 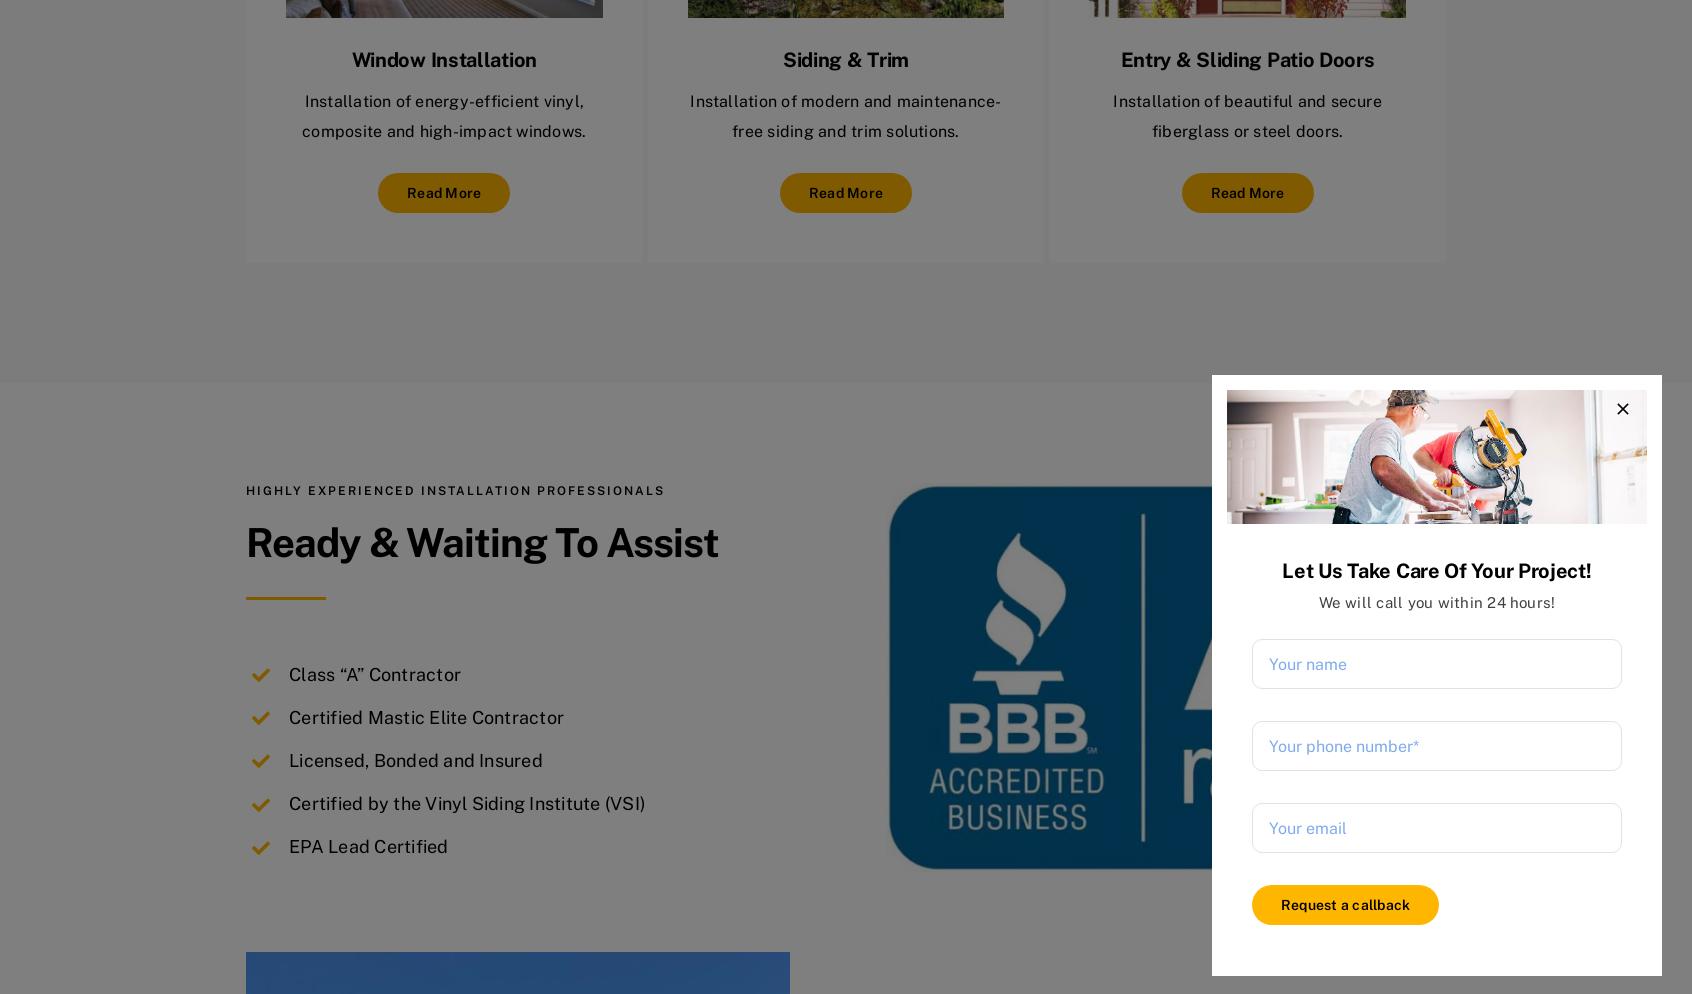 What do you see at coordinates (845, 58) in the screenshot?
I see `'Siding & Trim'` at bounding box center [845, 58].